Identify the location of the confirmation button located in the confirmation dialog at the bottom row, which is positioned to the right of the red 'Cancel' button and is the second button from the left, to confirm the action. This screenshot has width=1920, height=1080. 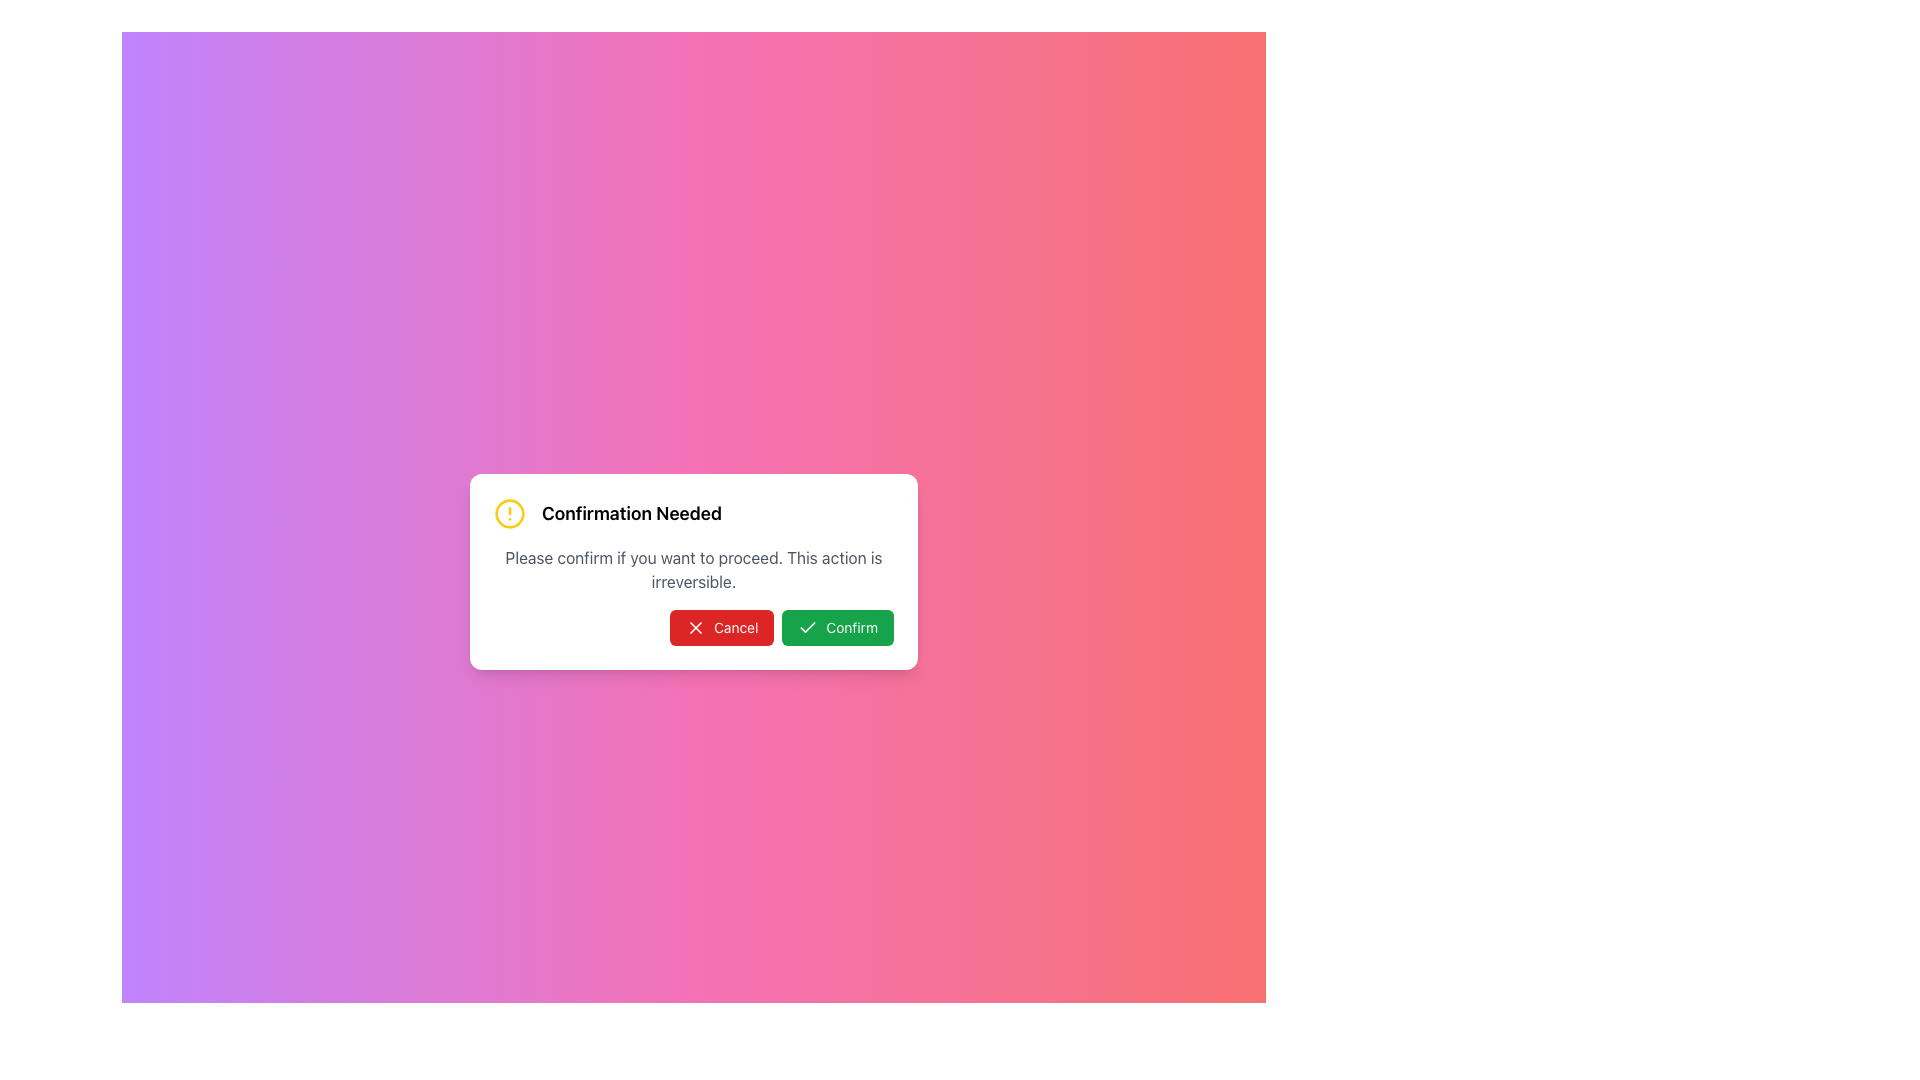
(838, 627).